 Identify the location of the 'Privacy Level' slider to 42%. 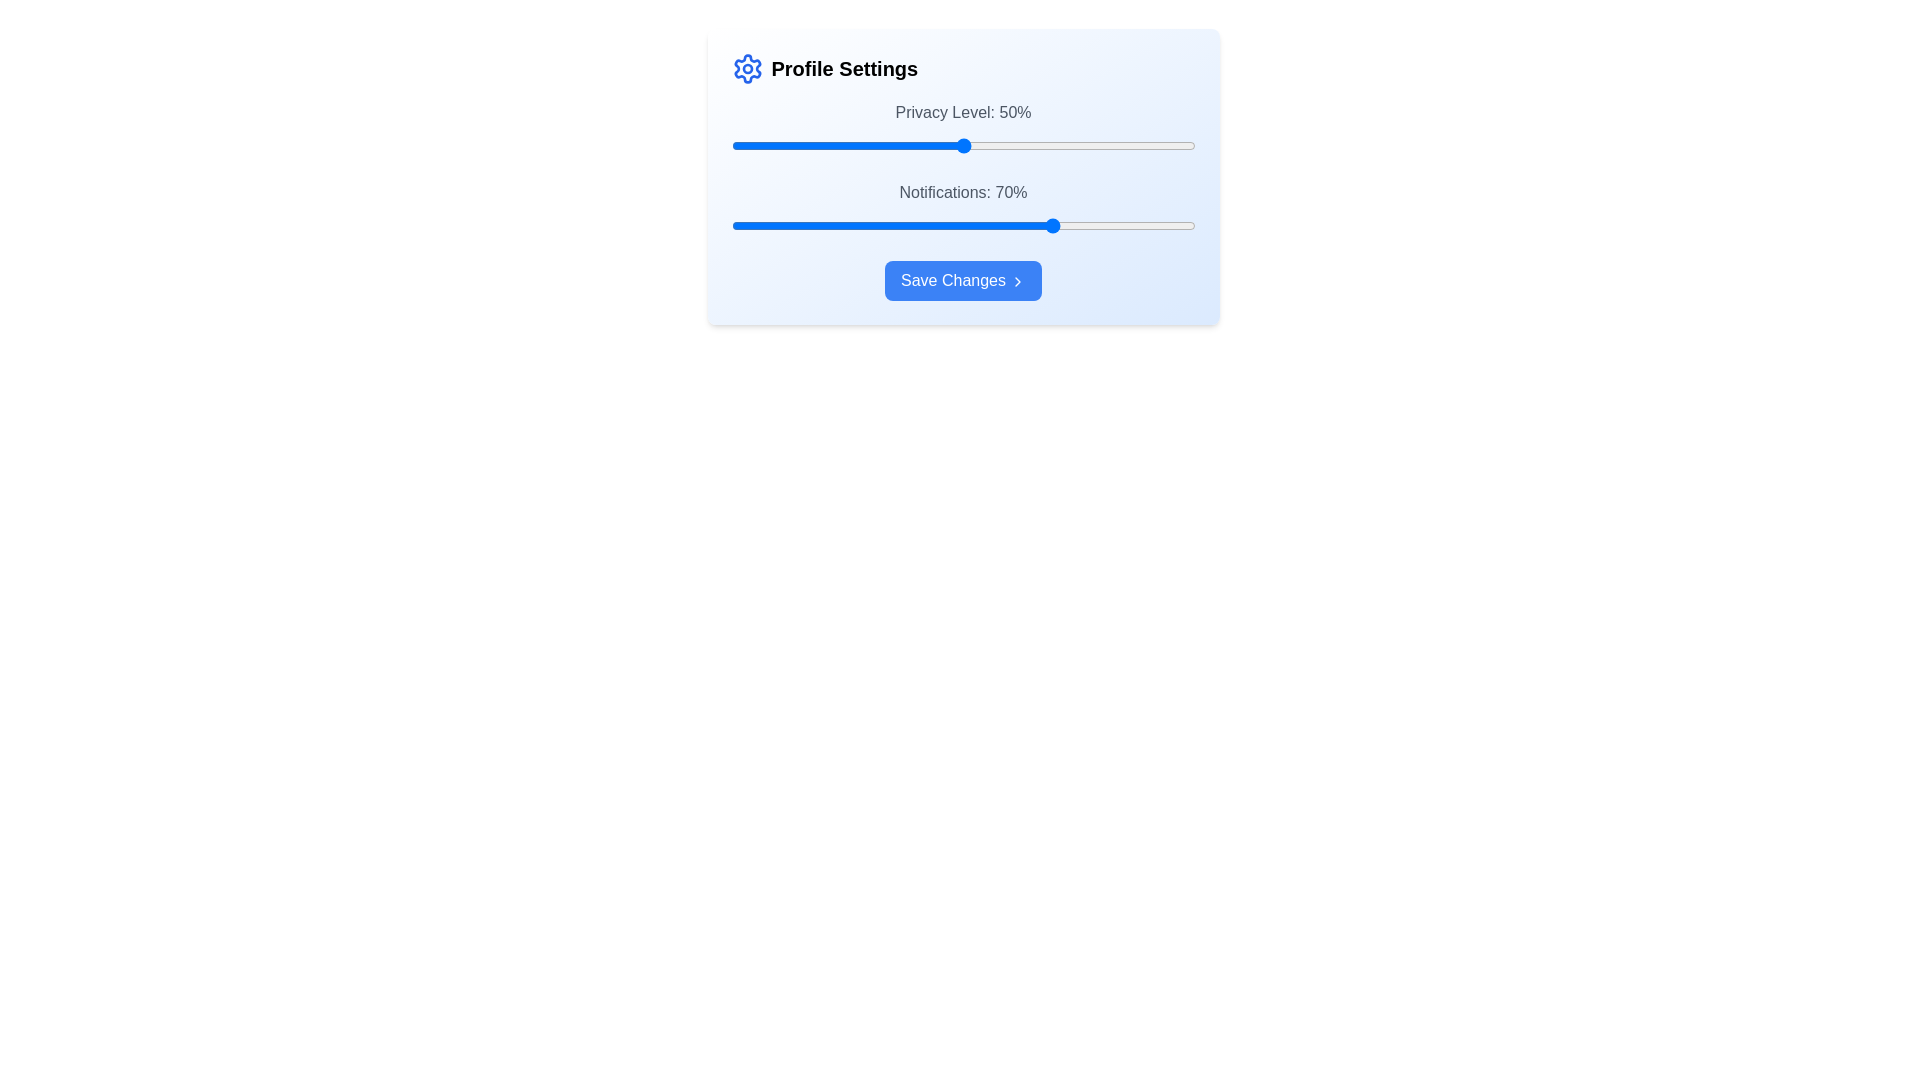
(925, 145).